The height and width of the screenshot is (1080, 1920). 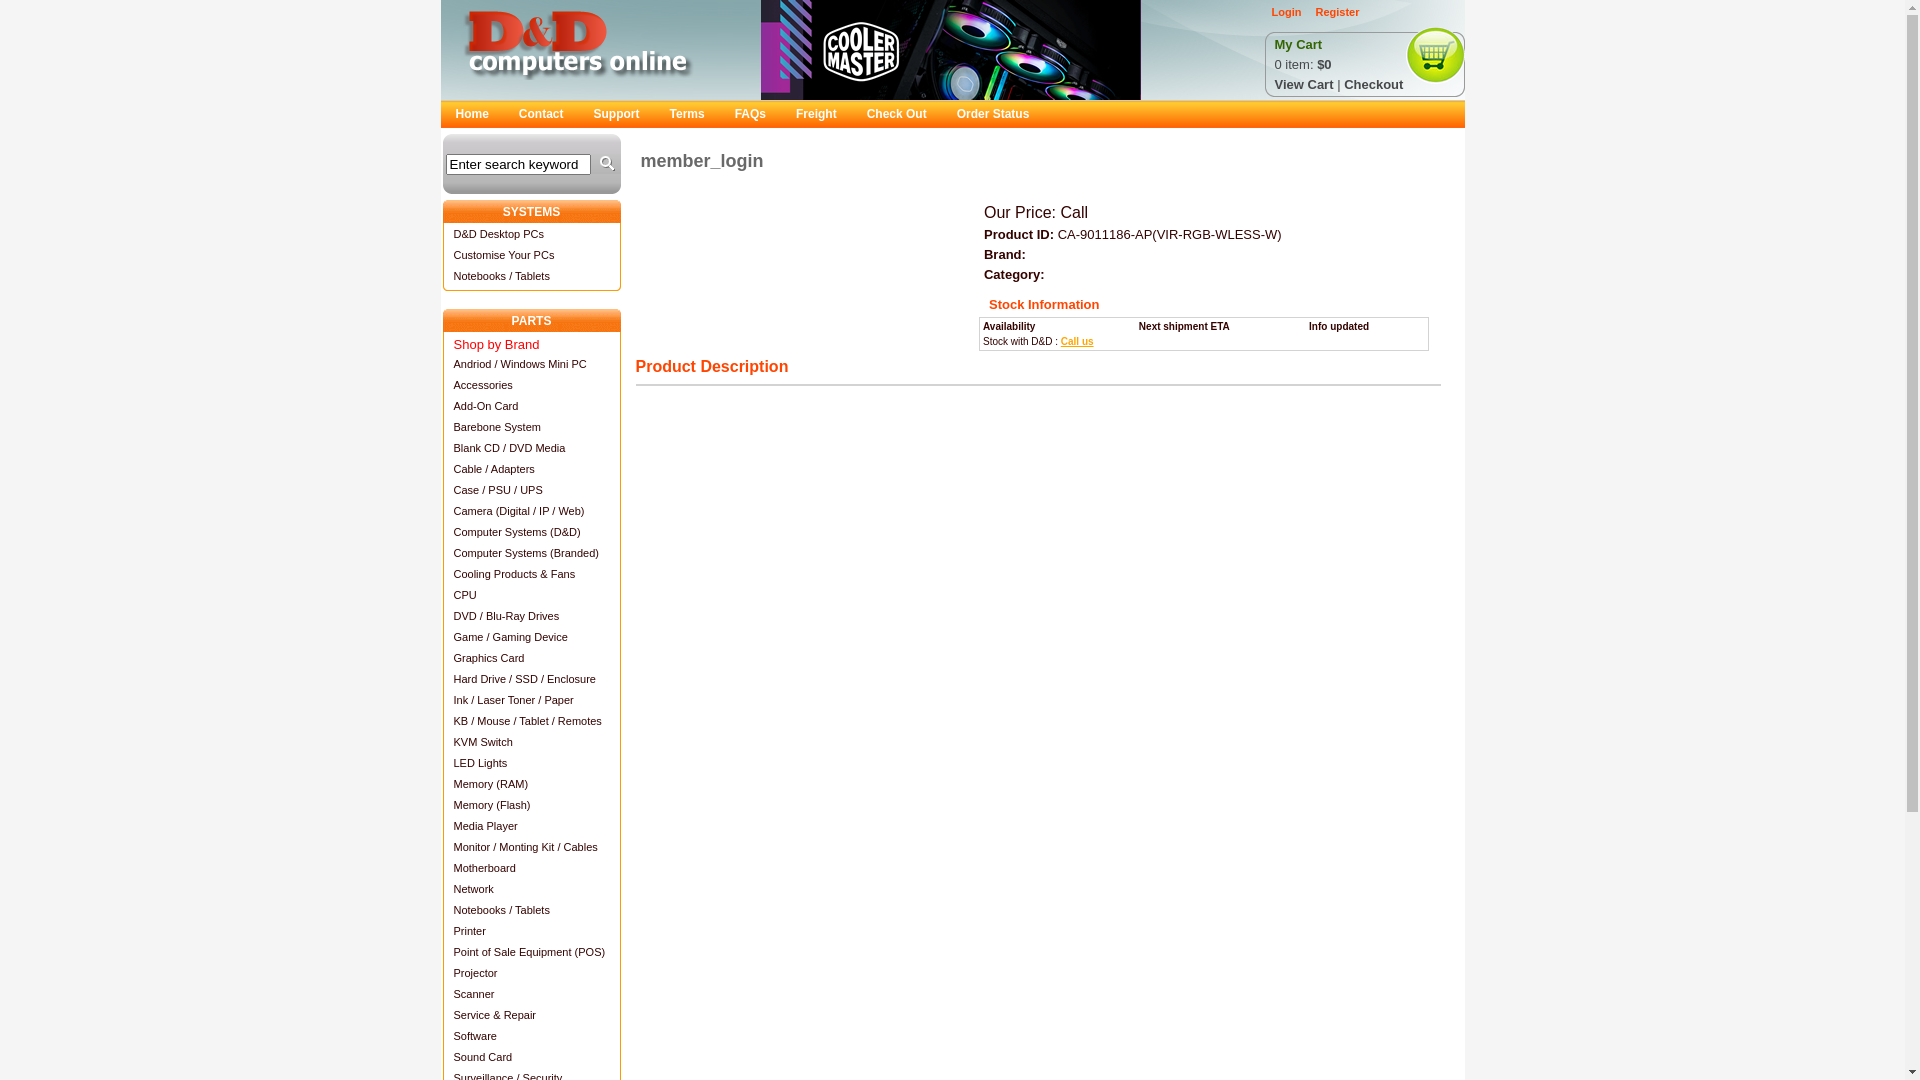 I want to click on 'Hard Drive / SSD / Enclosure', so click(x=440, y=677).